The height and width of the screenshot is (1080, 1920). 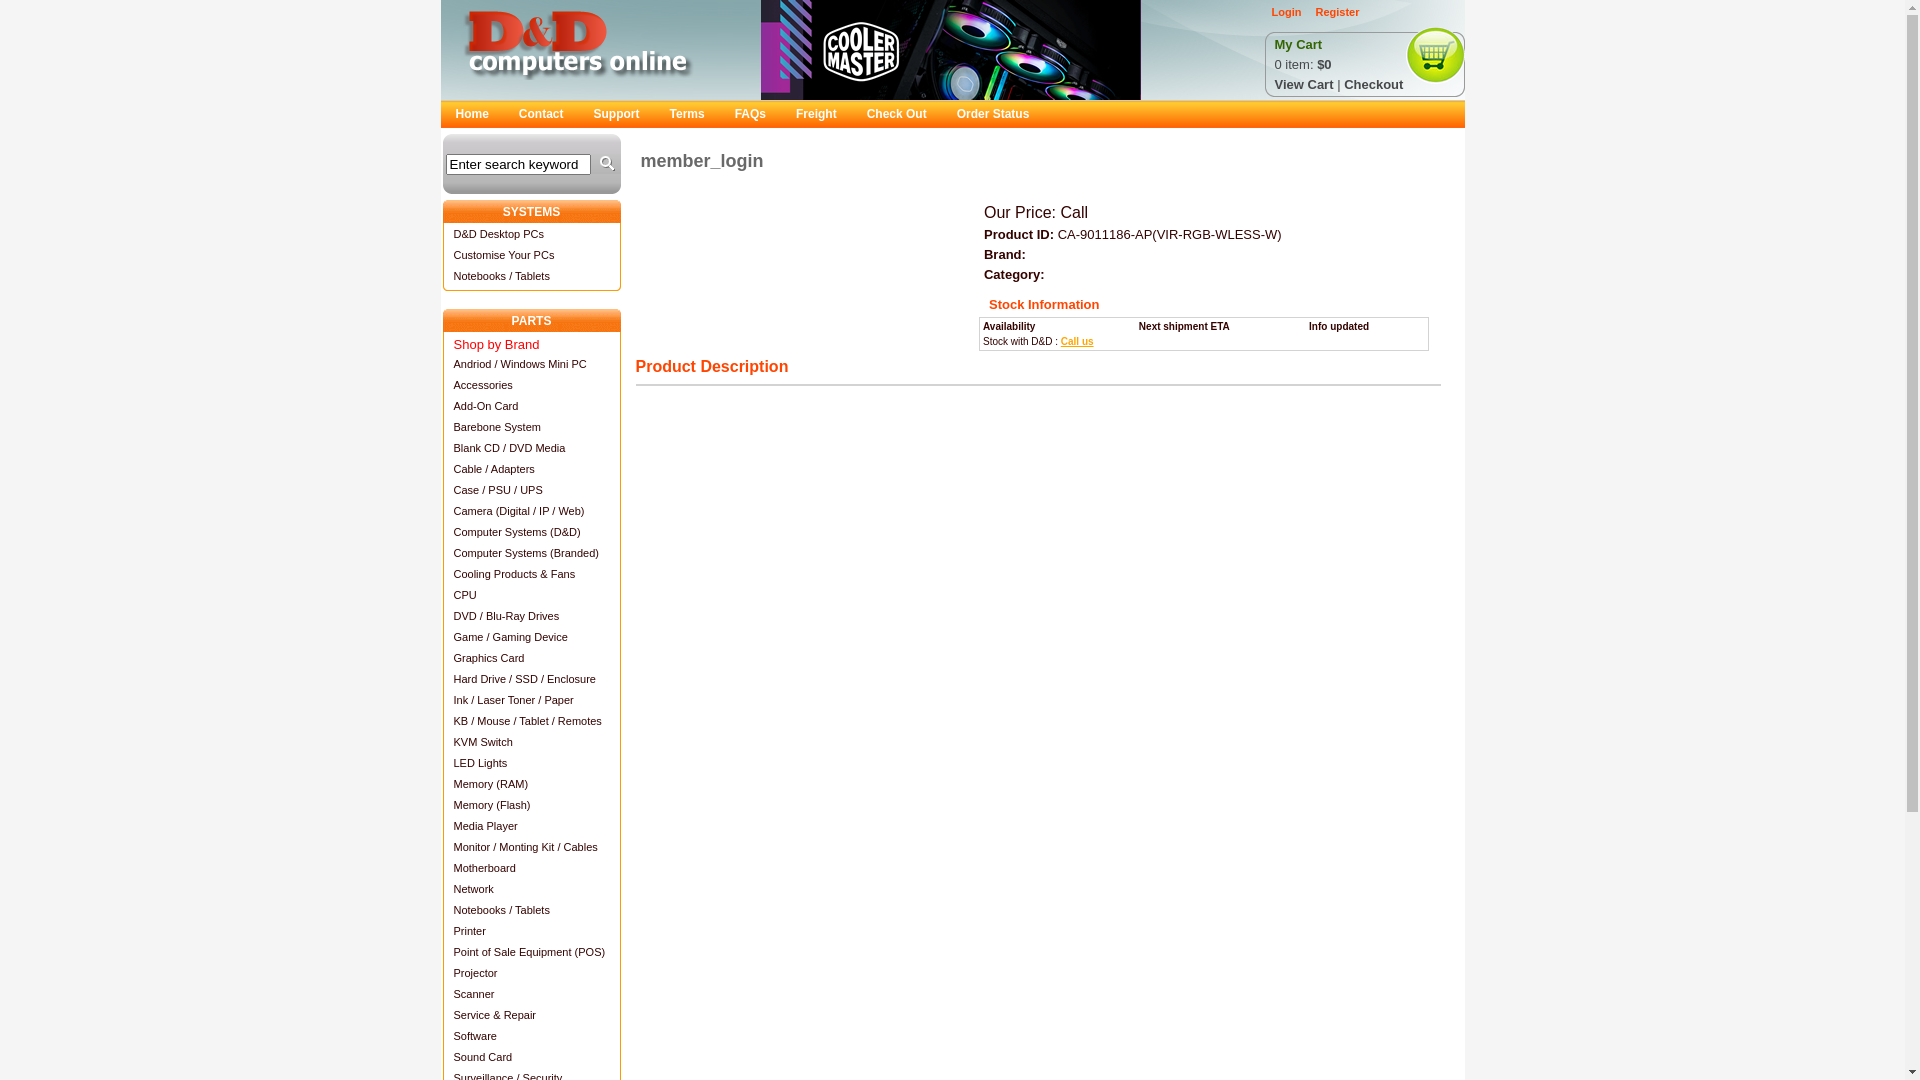 I want to click on 'Hard Drive / SSD / Enclosure', so click(x=440, y=677).